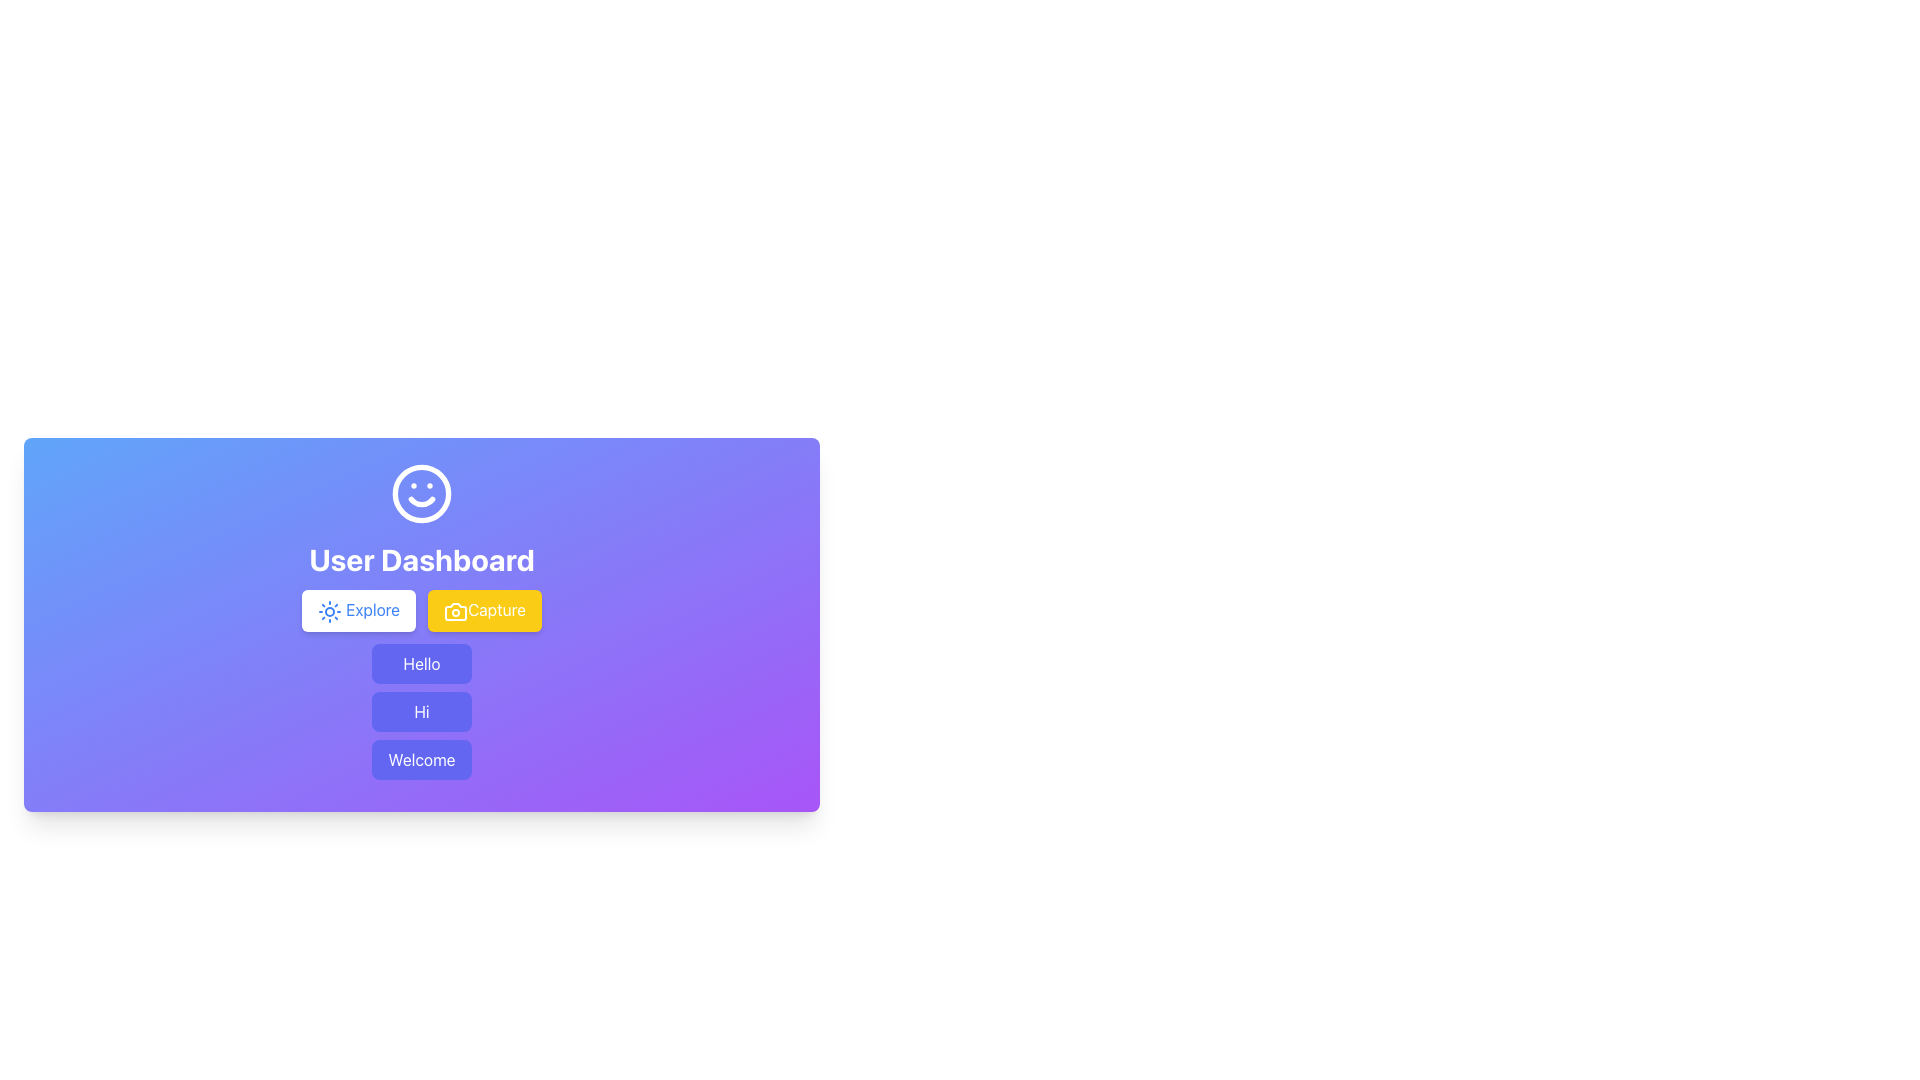 The height and width of the screenshot is (1080, 1920). Describe the element at coordinates (421, 759) in the screenshot. I see `the 'Welcome' label, which is the third button in a vertical arrangement of buttons styled with white font on an indigo background` at that location.